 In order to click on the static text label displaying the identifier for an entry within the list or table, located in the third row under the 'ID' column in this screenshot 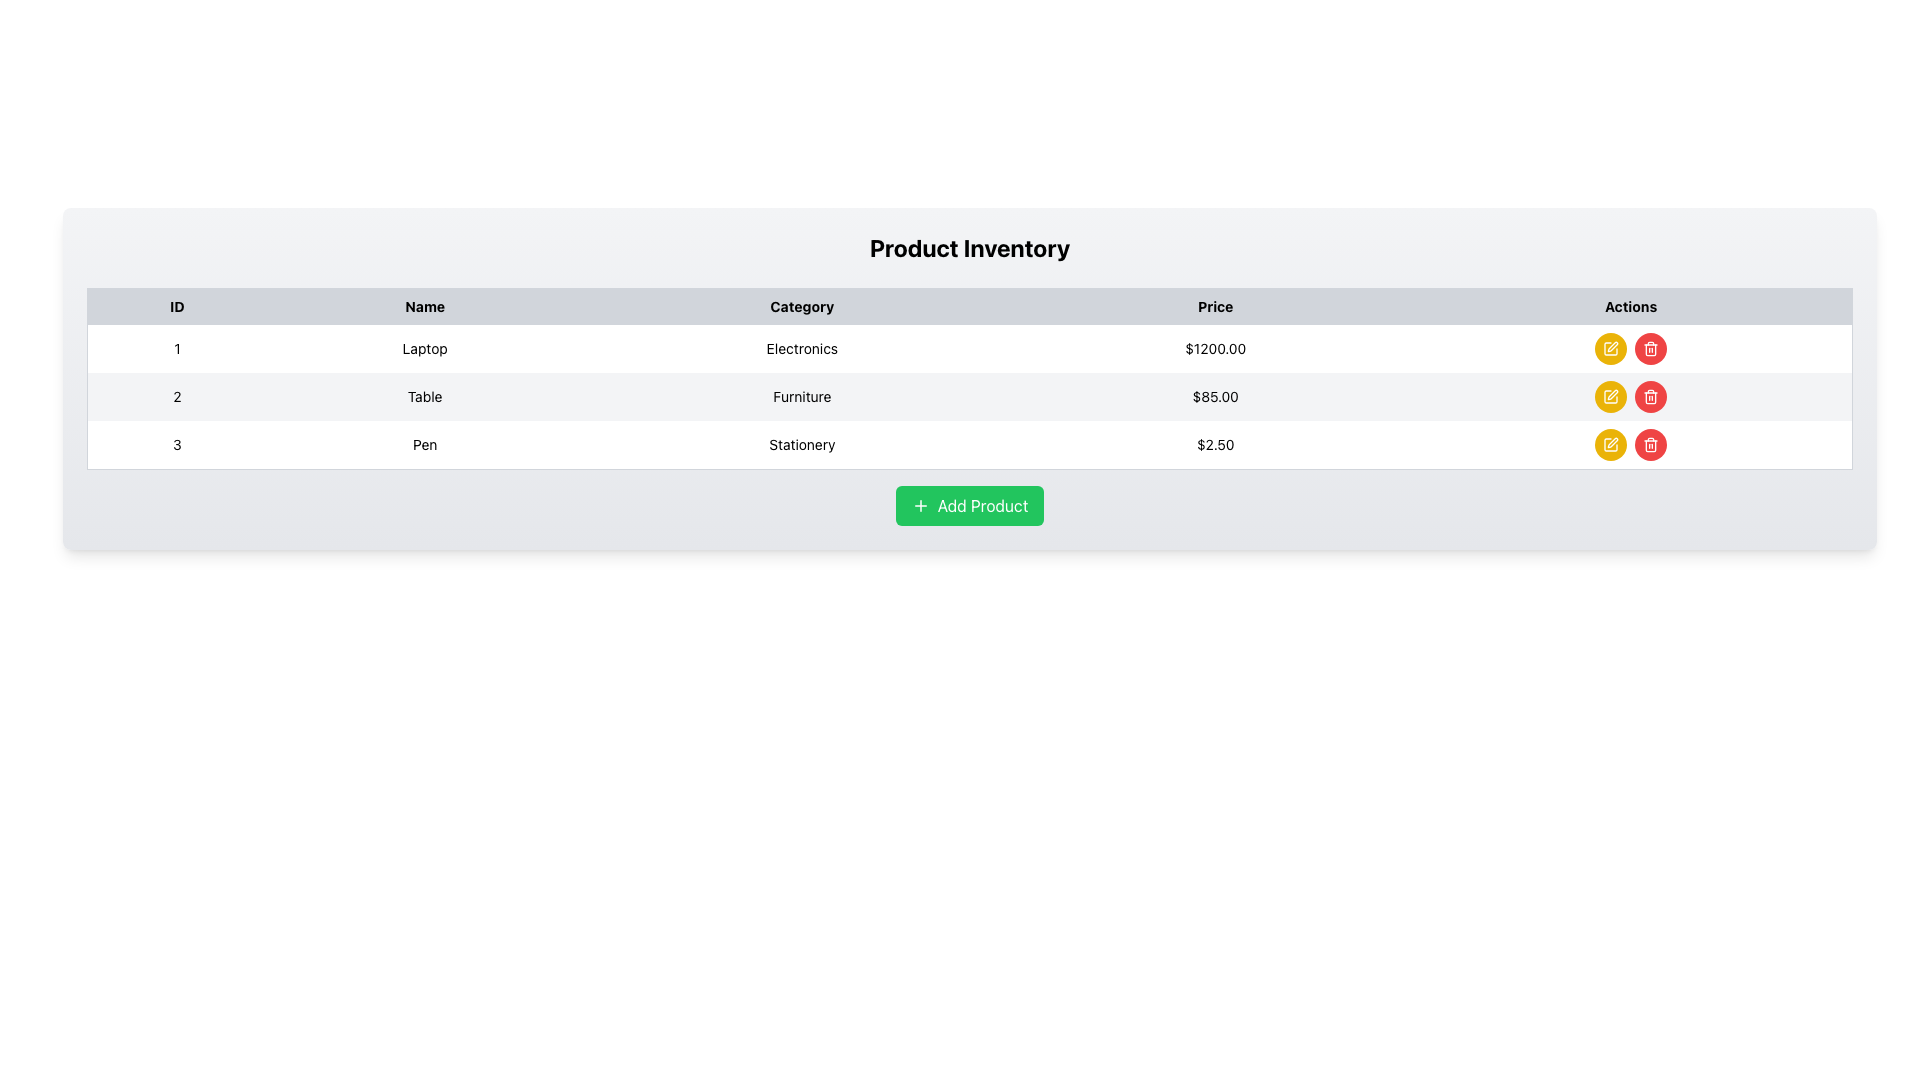, I will do `click(177, 444)`.